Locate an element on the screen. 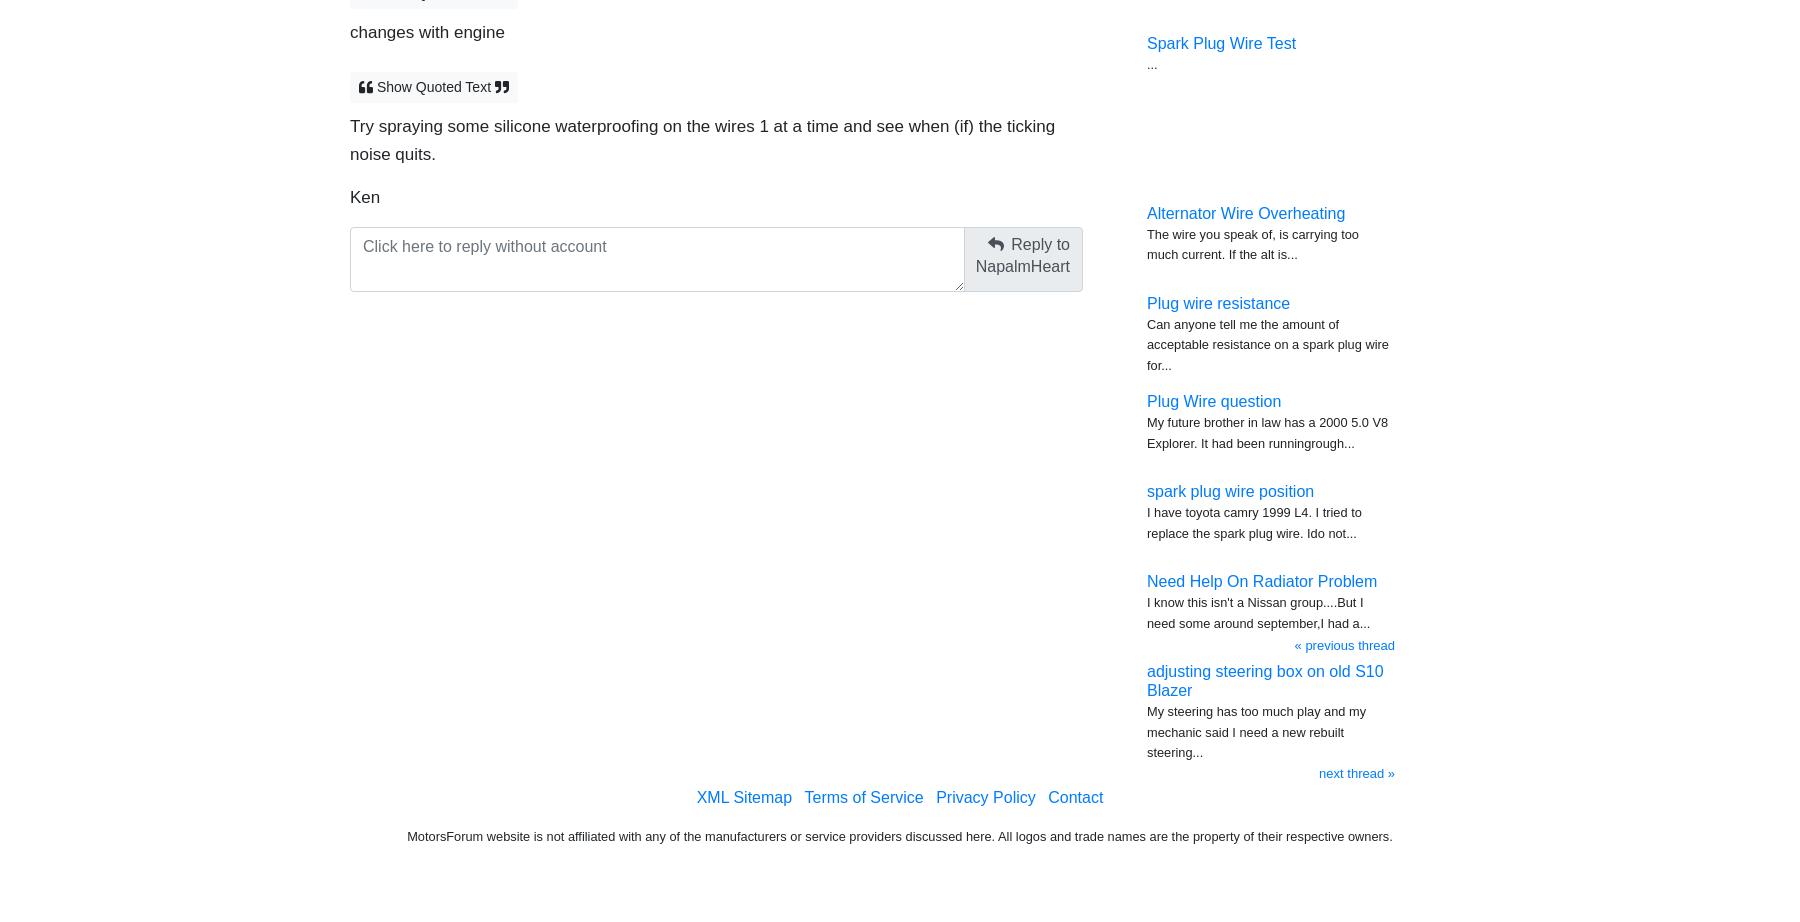 This screenshot has width=1800, height=922. 'XML Sitemap' is located at coordinates (742, 796).